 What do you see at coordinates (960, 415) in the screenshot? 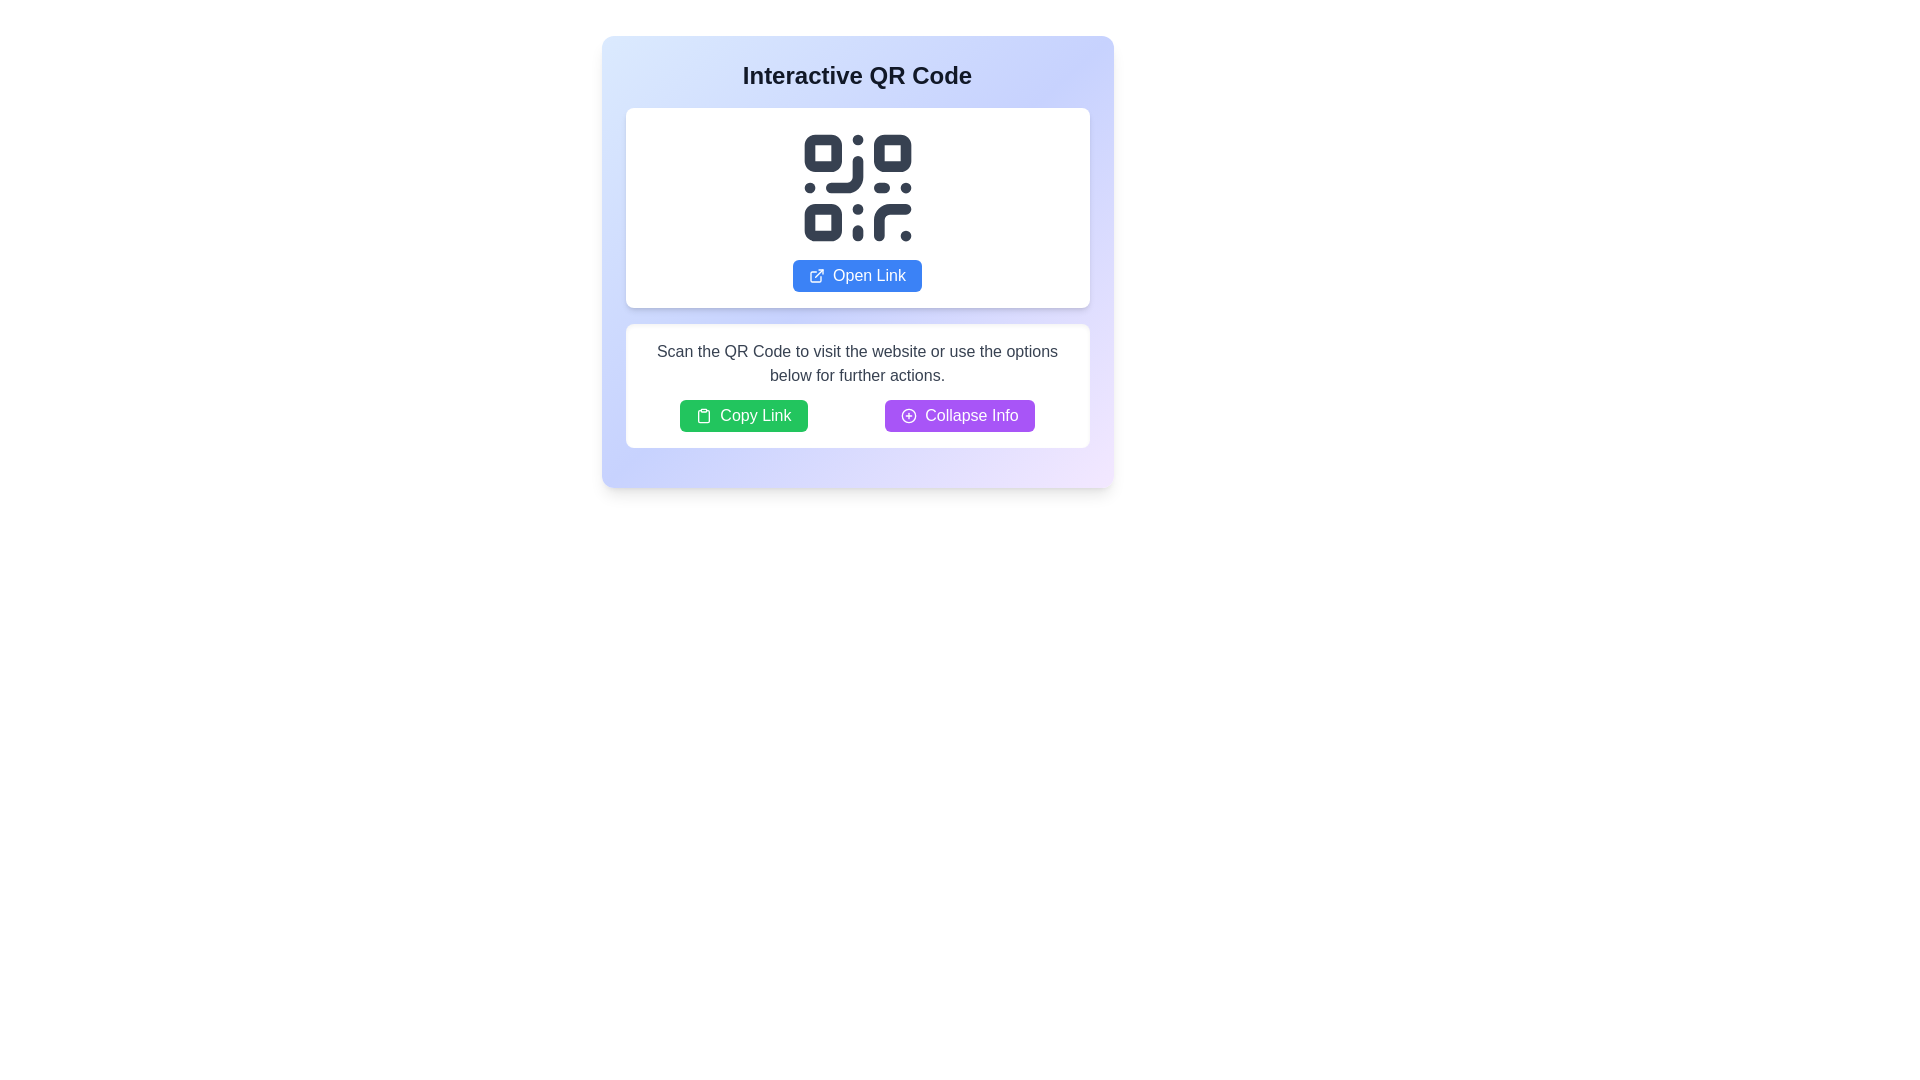
I see `the collapsible toggle button positioned to the right of the 'Copy Link' button` at bounding box center [960, 415].